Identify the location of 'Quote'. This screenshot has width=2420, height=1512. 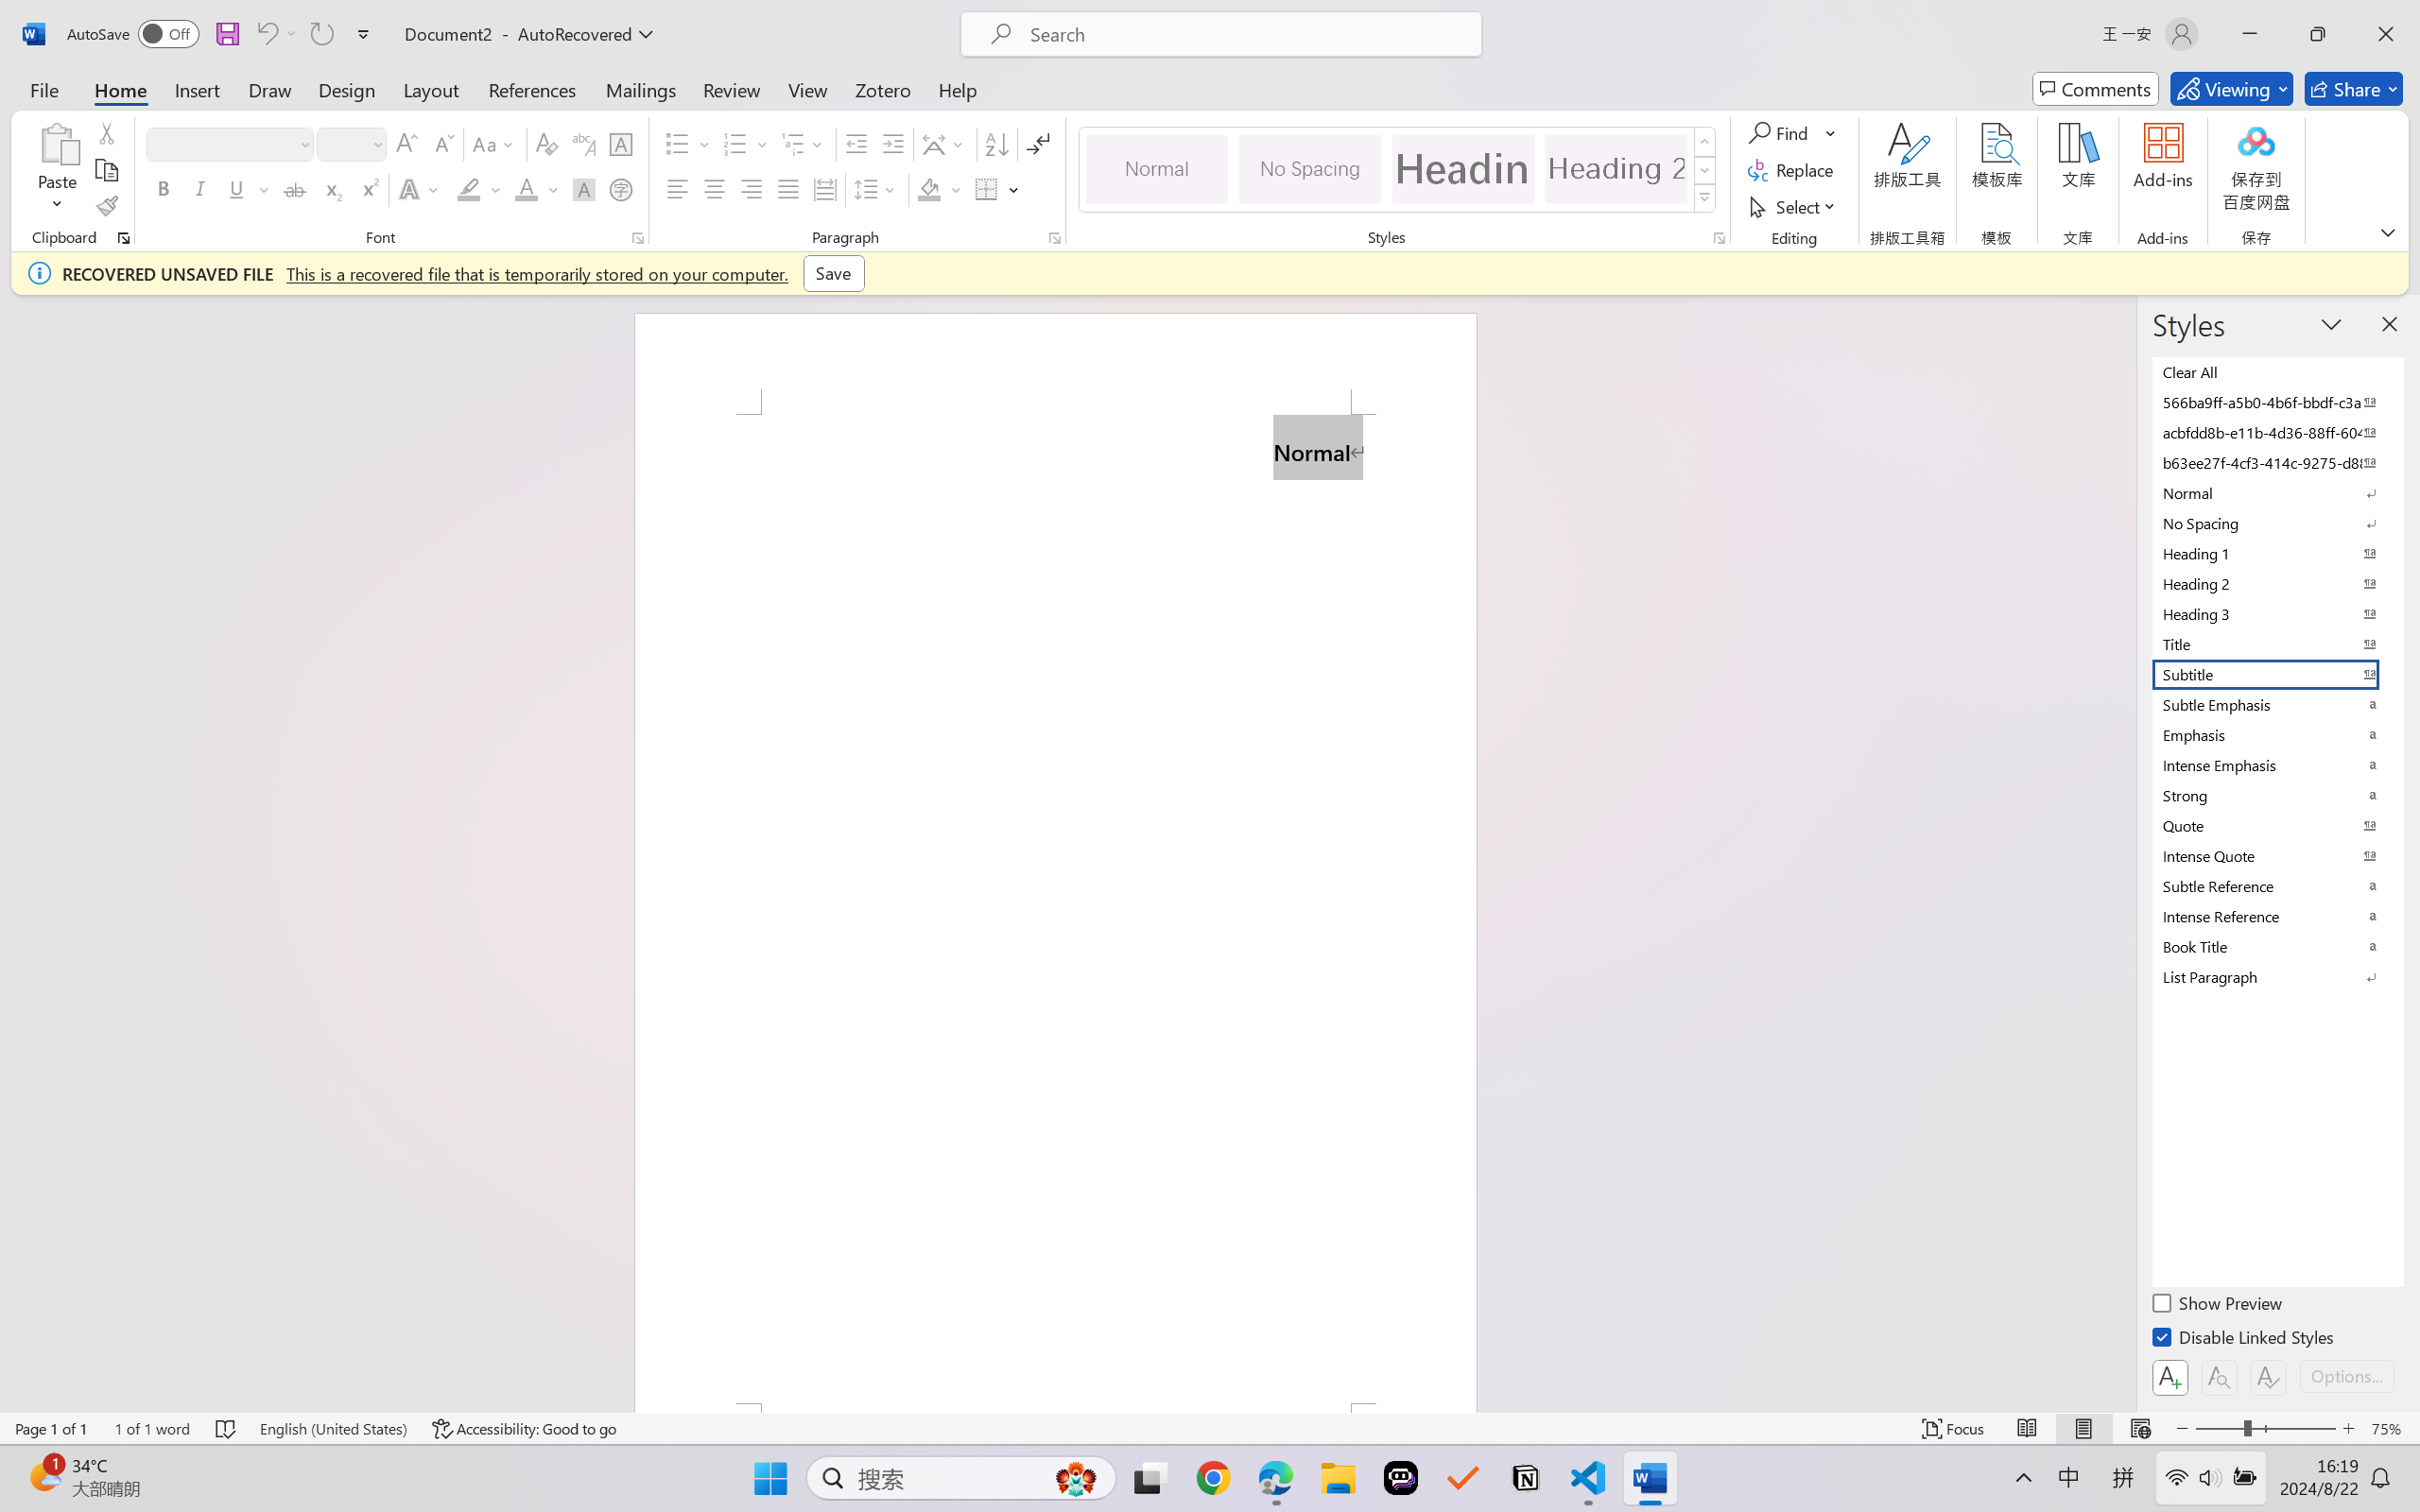
(2275, 824).